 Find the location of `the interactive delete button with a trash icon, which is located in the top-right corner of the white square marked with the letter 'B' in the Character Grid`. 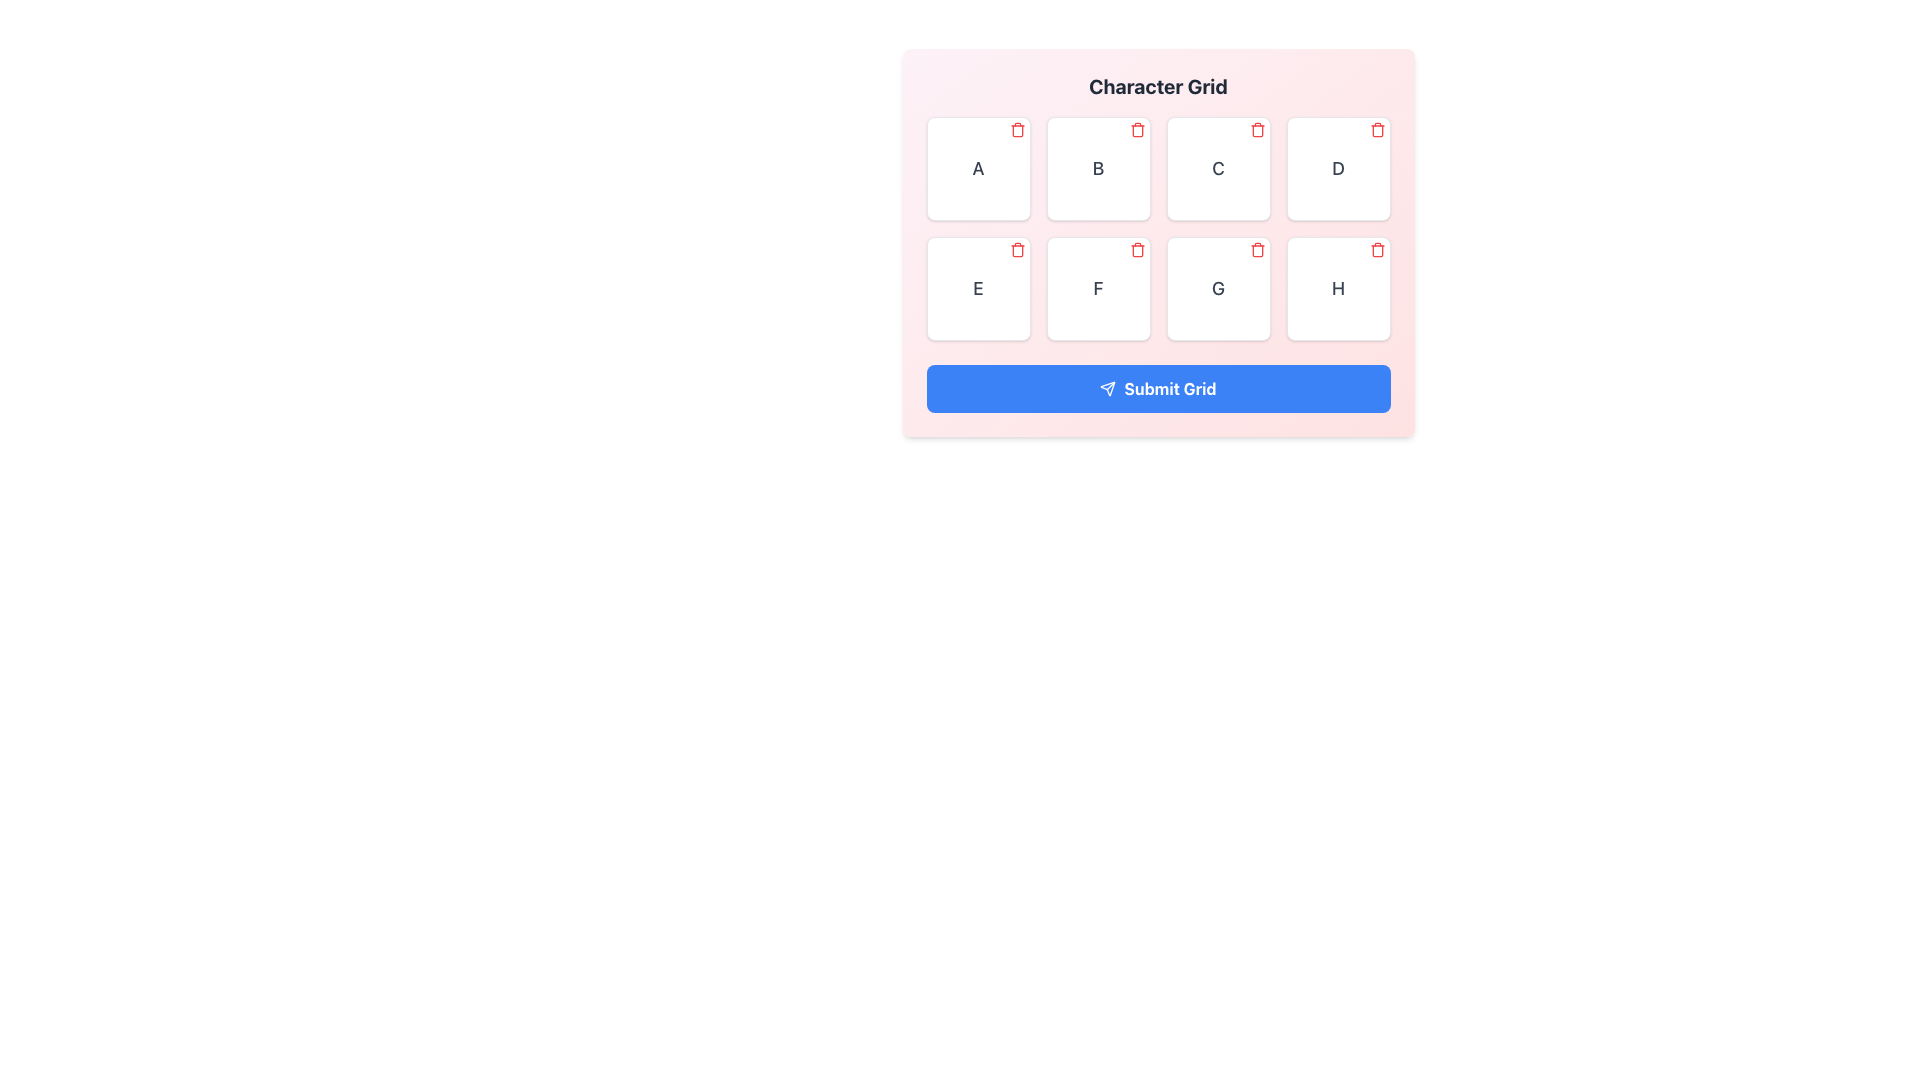

the interactive delete button with a trash icon, which is located in the top-right corner of the white square marked with the letter 'B' in the Character Grid is located at coordinates (1137, 130).